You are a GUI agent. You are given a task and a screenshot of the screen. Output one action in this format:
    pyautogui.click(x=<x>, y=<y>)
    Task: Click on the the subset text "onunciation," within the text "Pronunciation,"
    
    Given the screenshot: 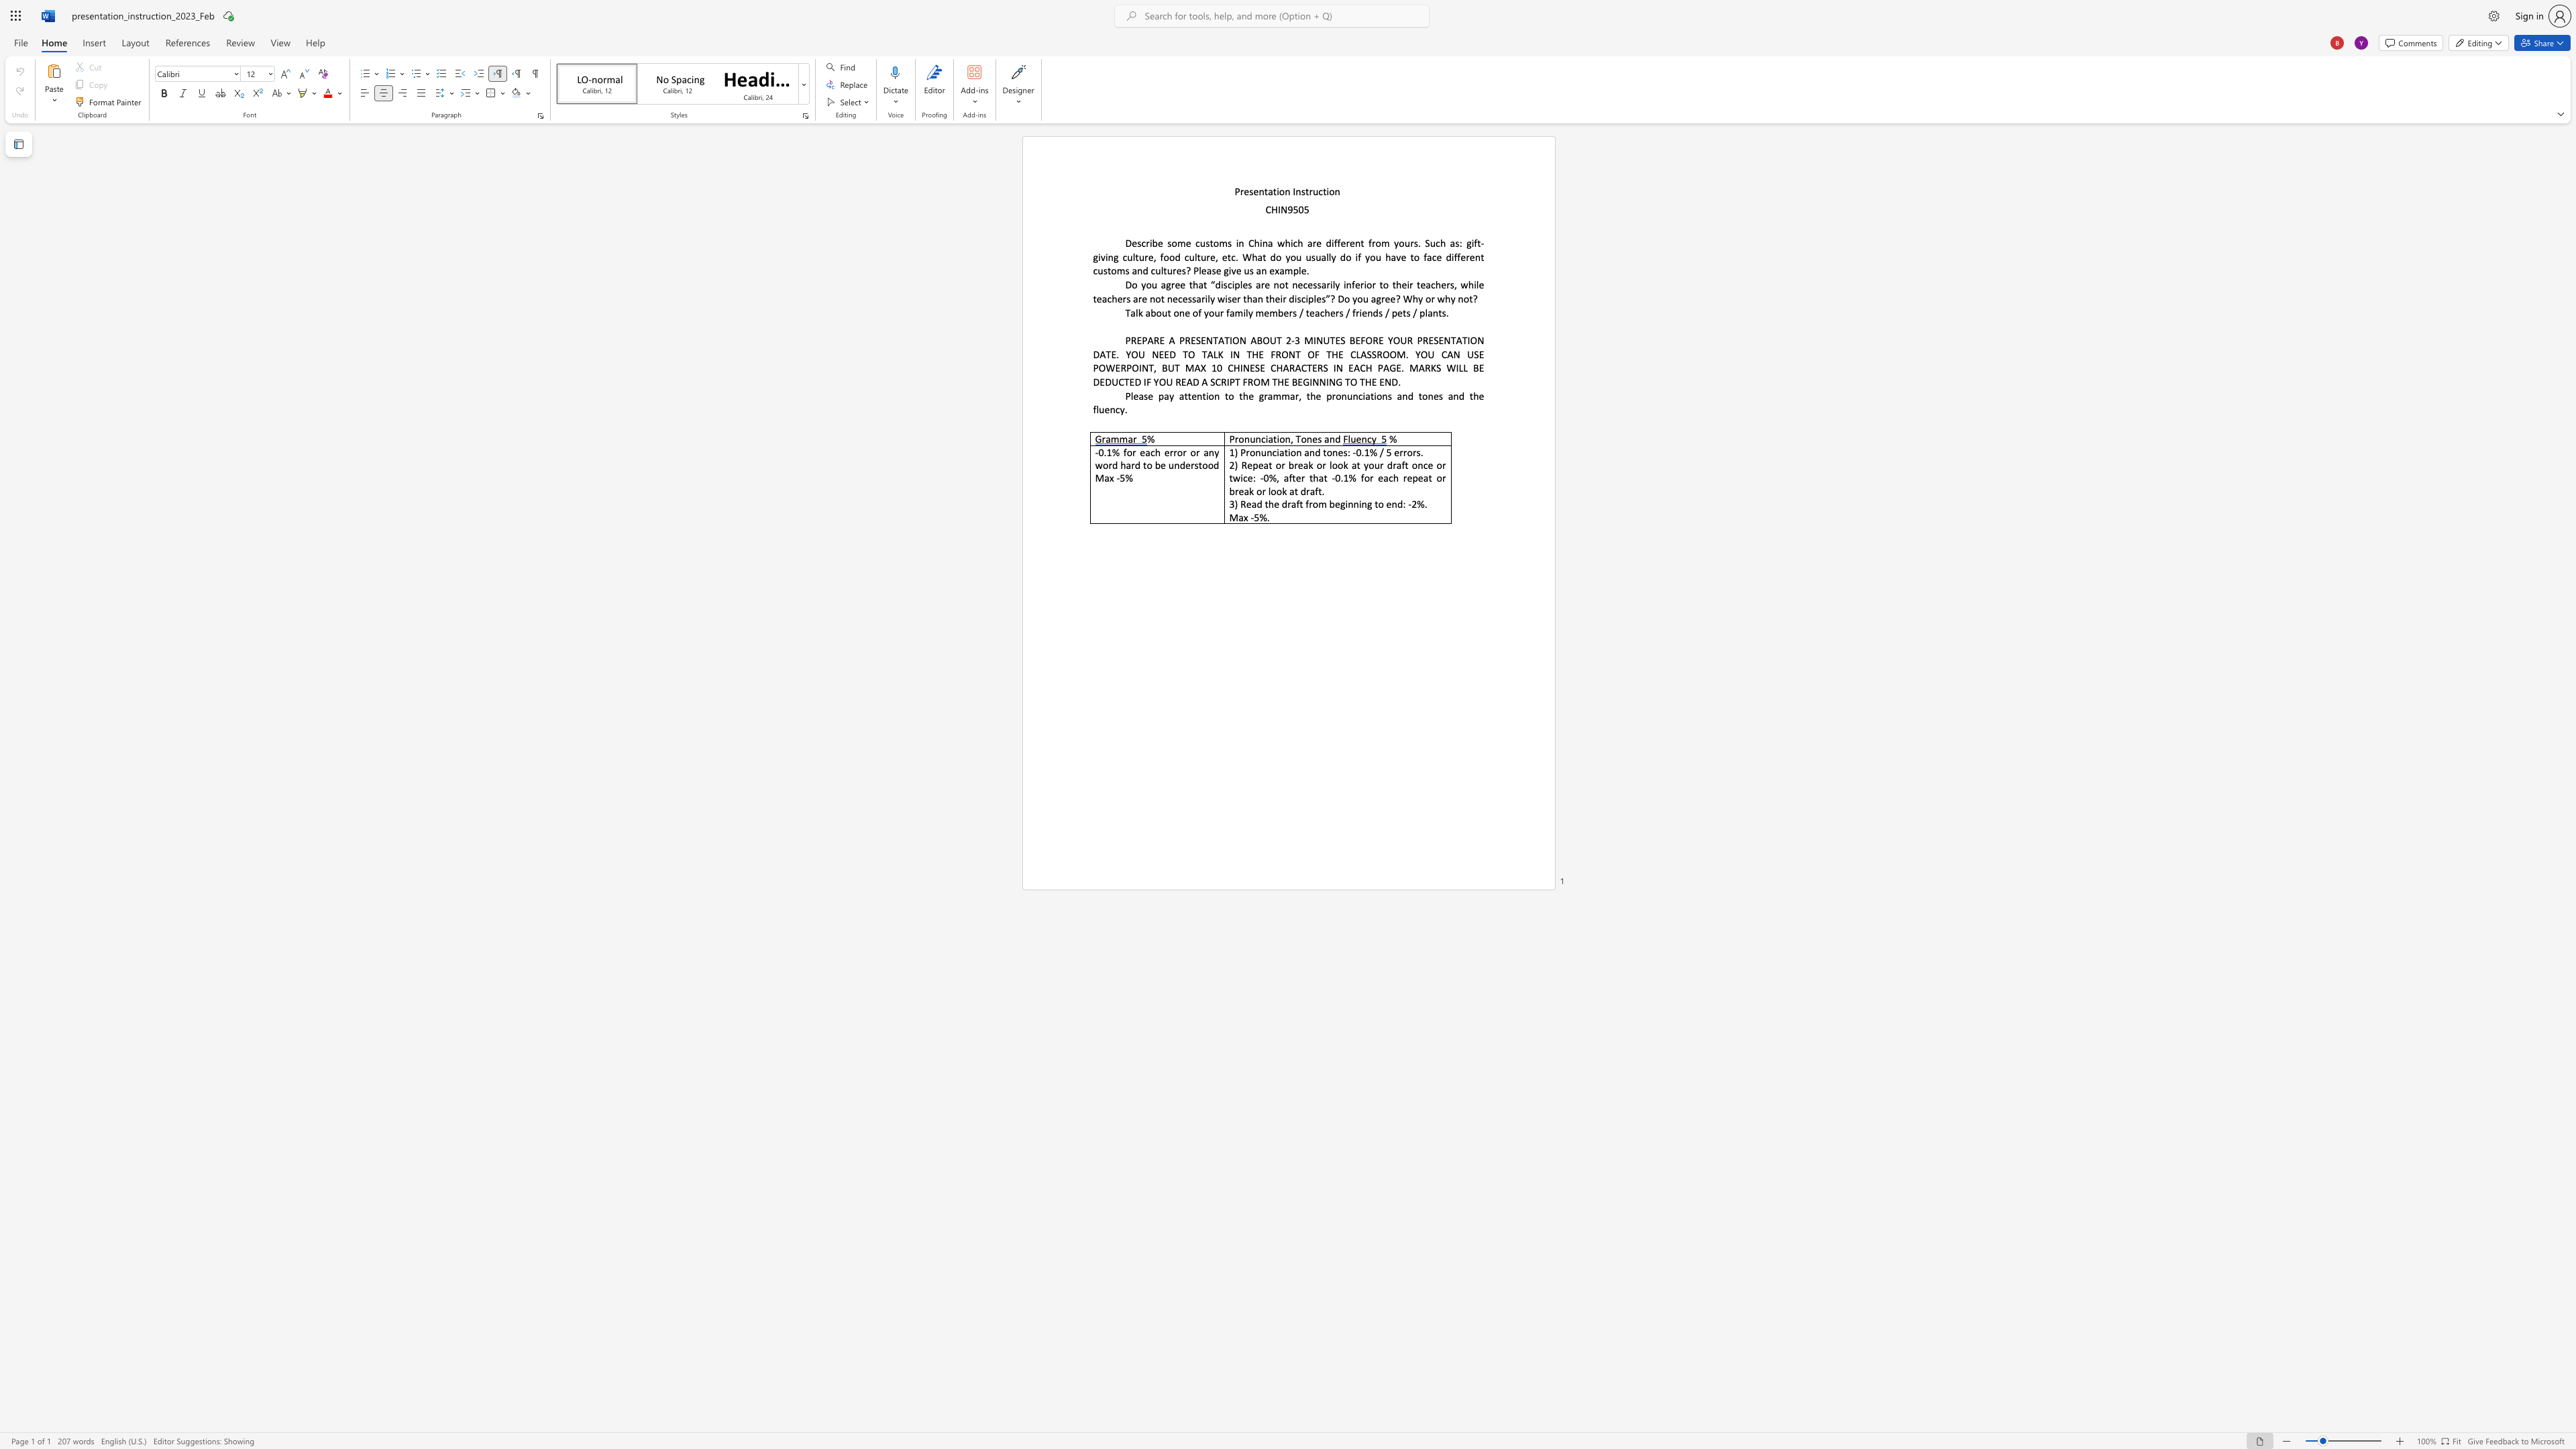 What is the action you would take?
    pyautogui.click(x=1237, y=439)
    